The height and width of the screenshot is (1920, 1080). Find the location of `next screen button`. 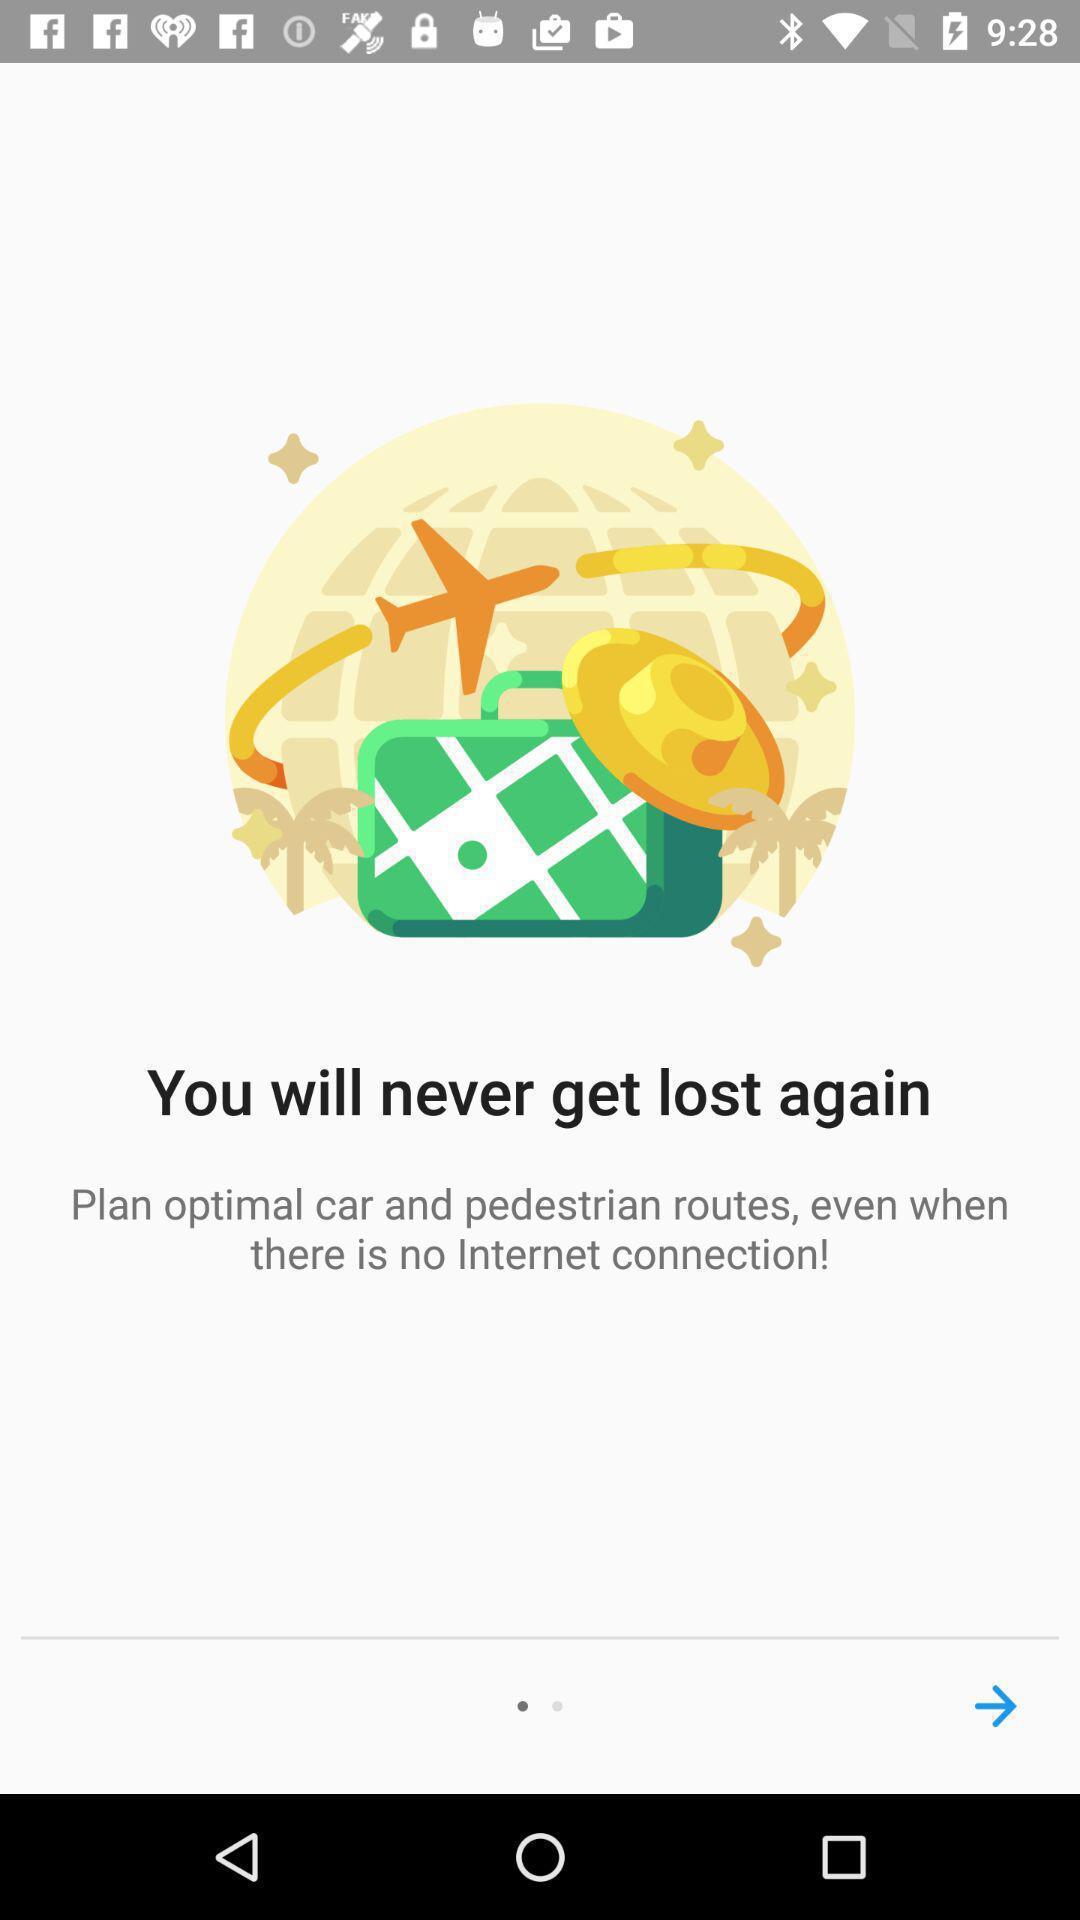

next screen button is located at coordinates (995, 1705).